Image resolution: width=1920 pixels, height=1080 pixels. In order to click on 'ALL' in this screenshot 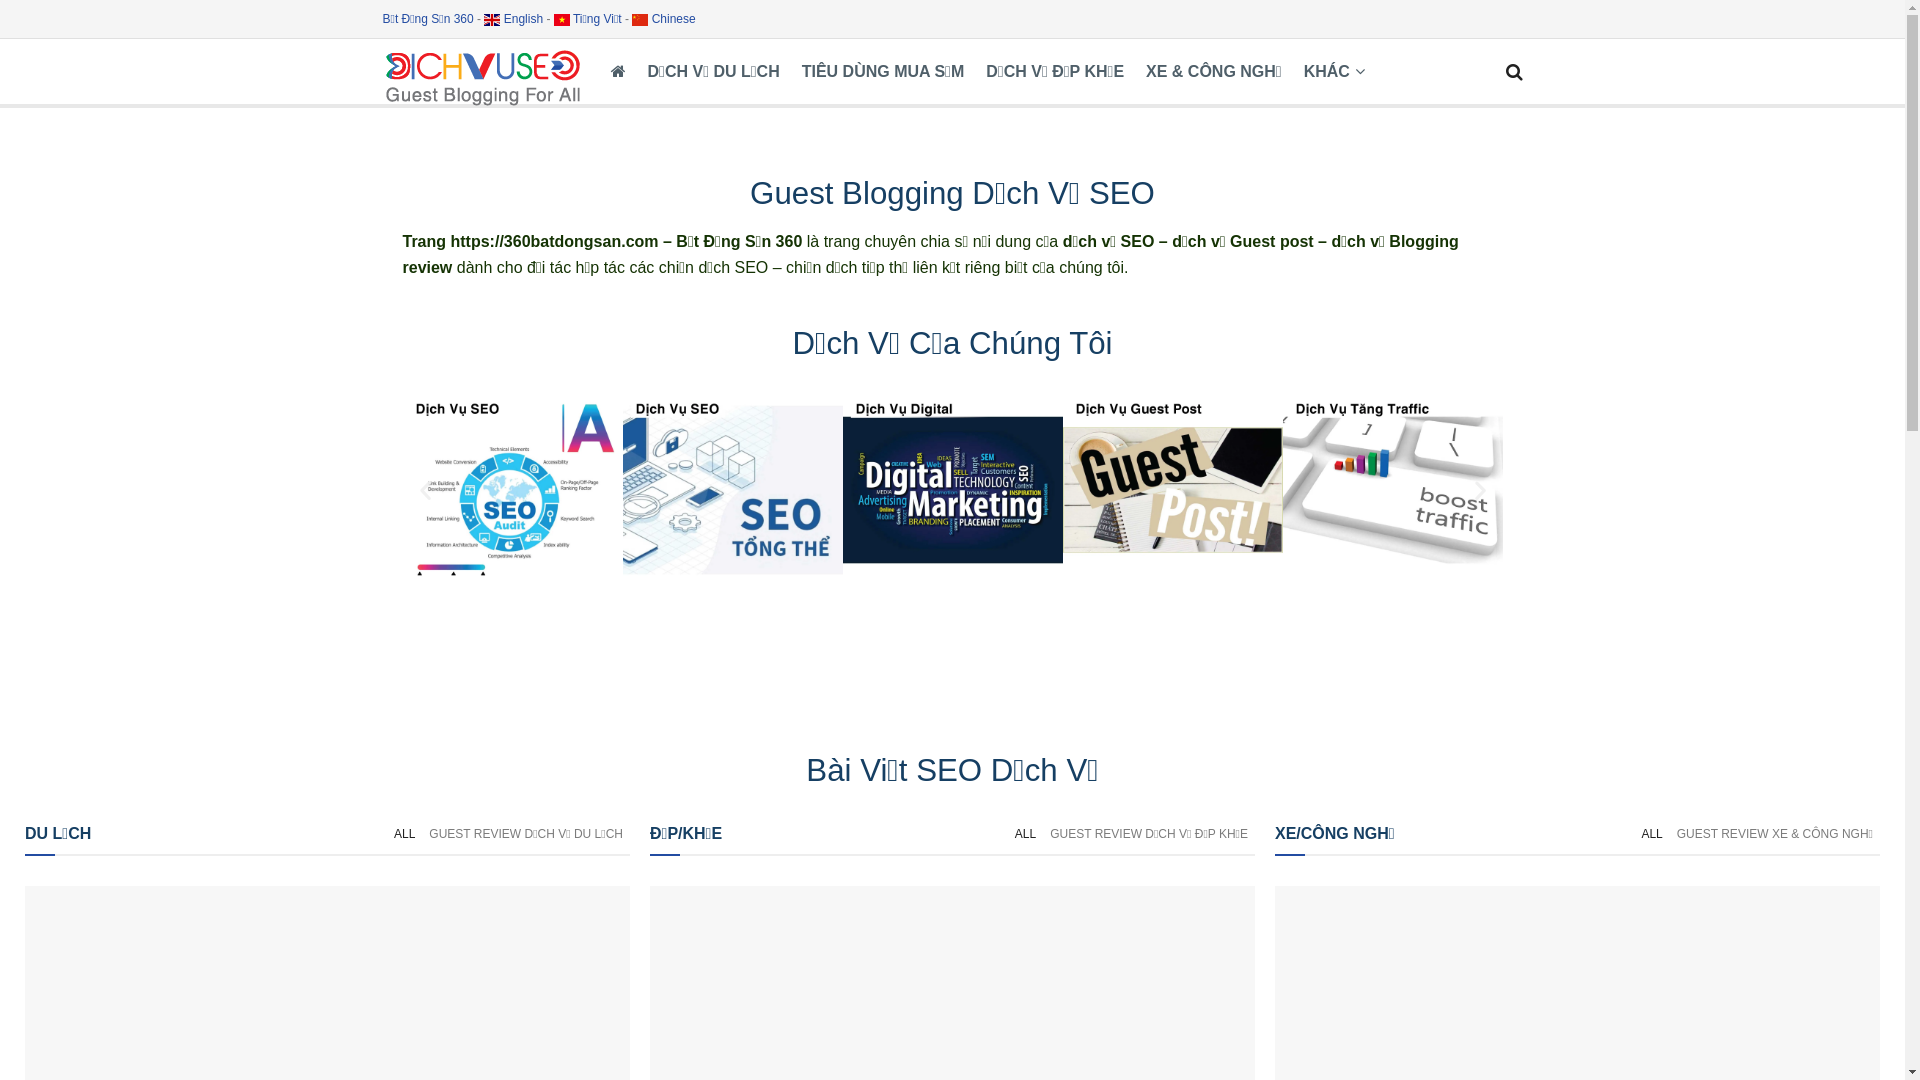, I will do `click(1633, 833)`.